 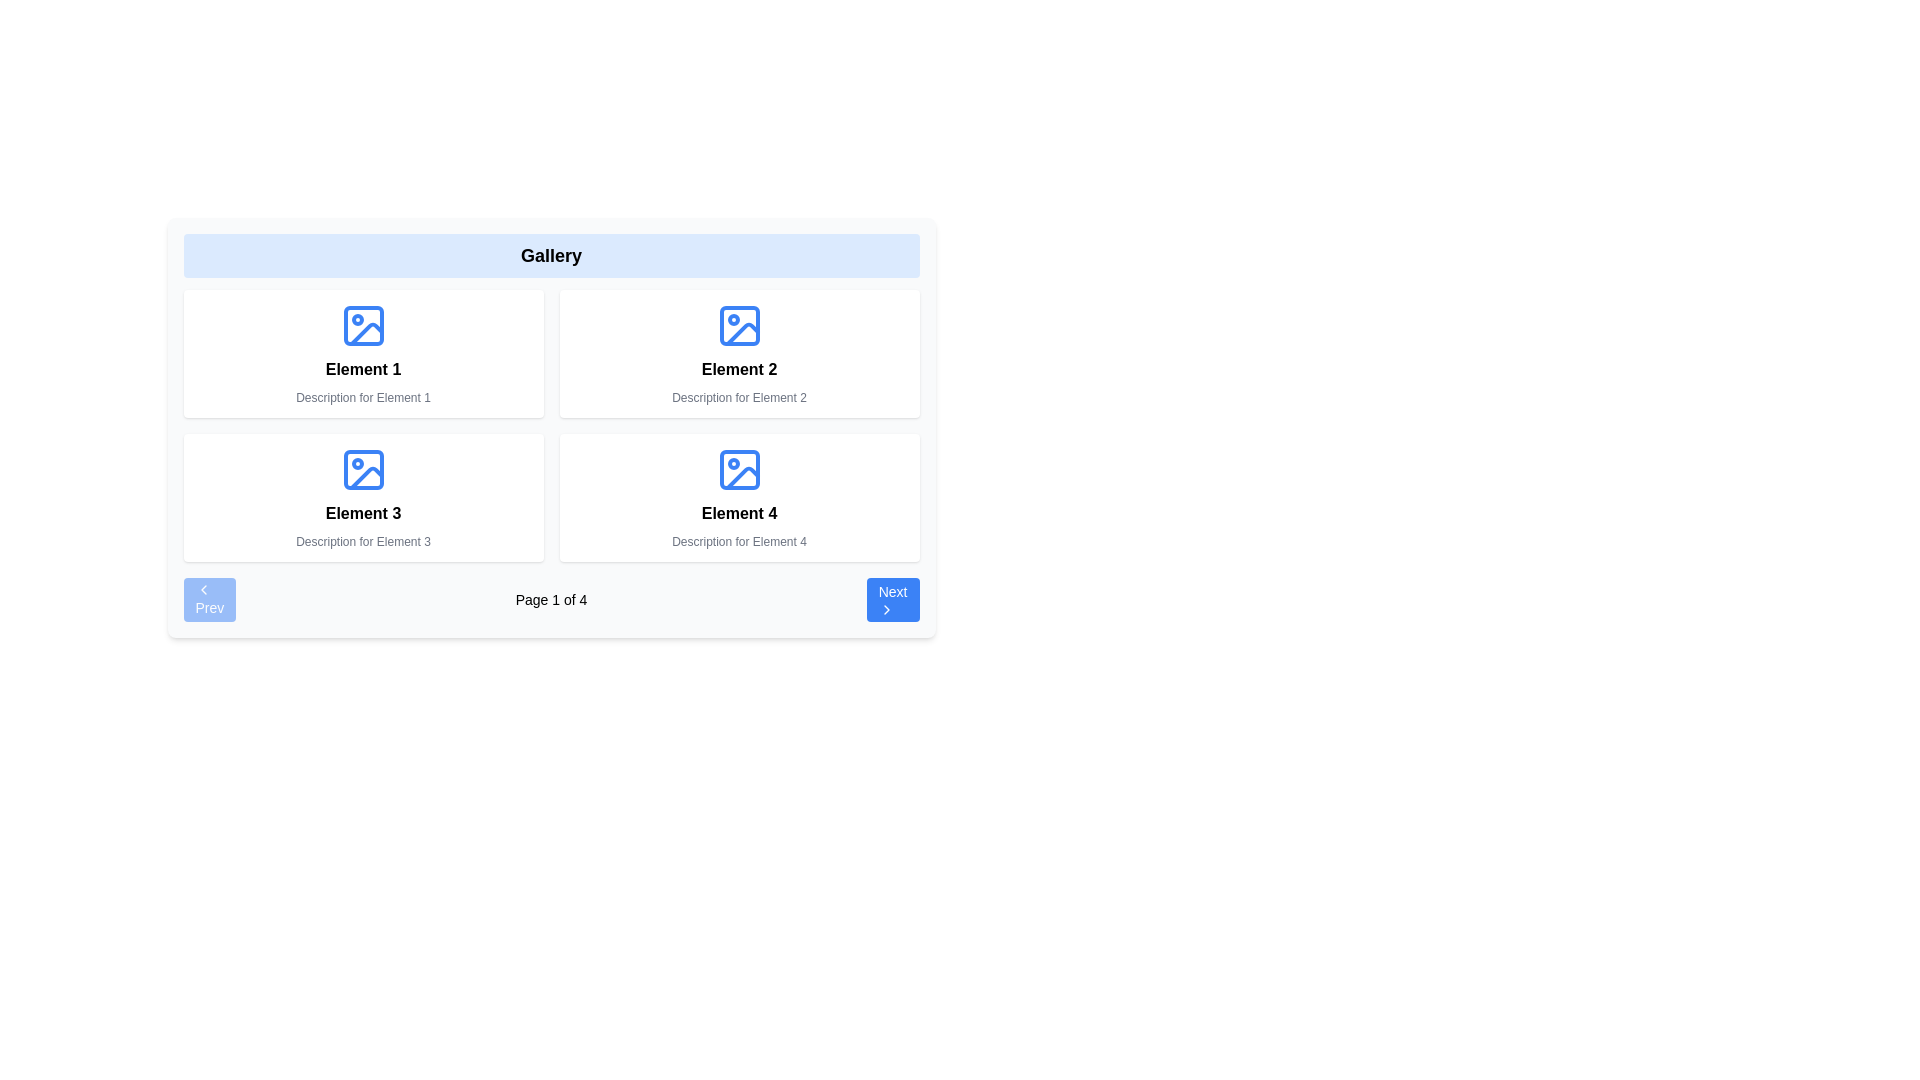 What do you see at coordinates (363, 496) in the screenshot?
I see `the white rectangular card with a blue picture frame icon and text 'Element 3' located in the bottom-left corner of the grid` at bounding box center [363, 496].